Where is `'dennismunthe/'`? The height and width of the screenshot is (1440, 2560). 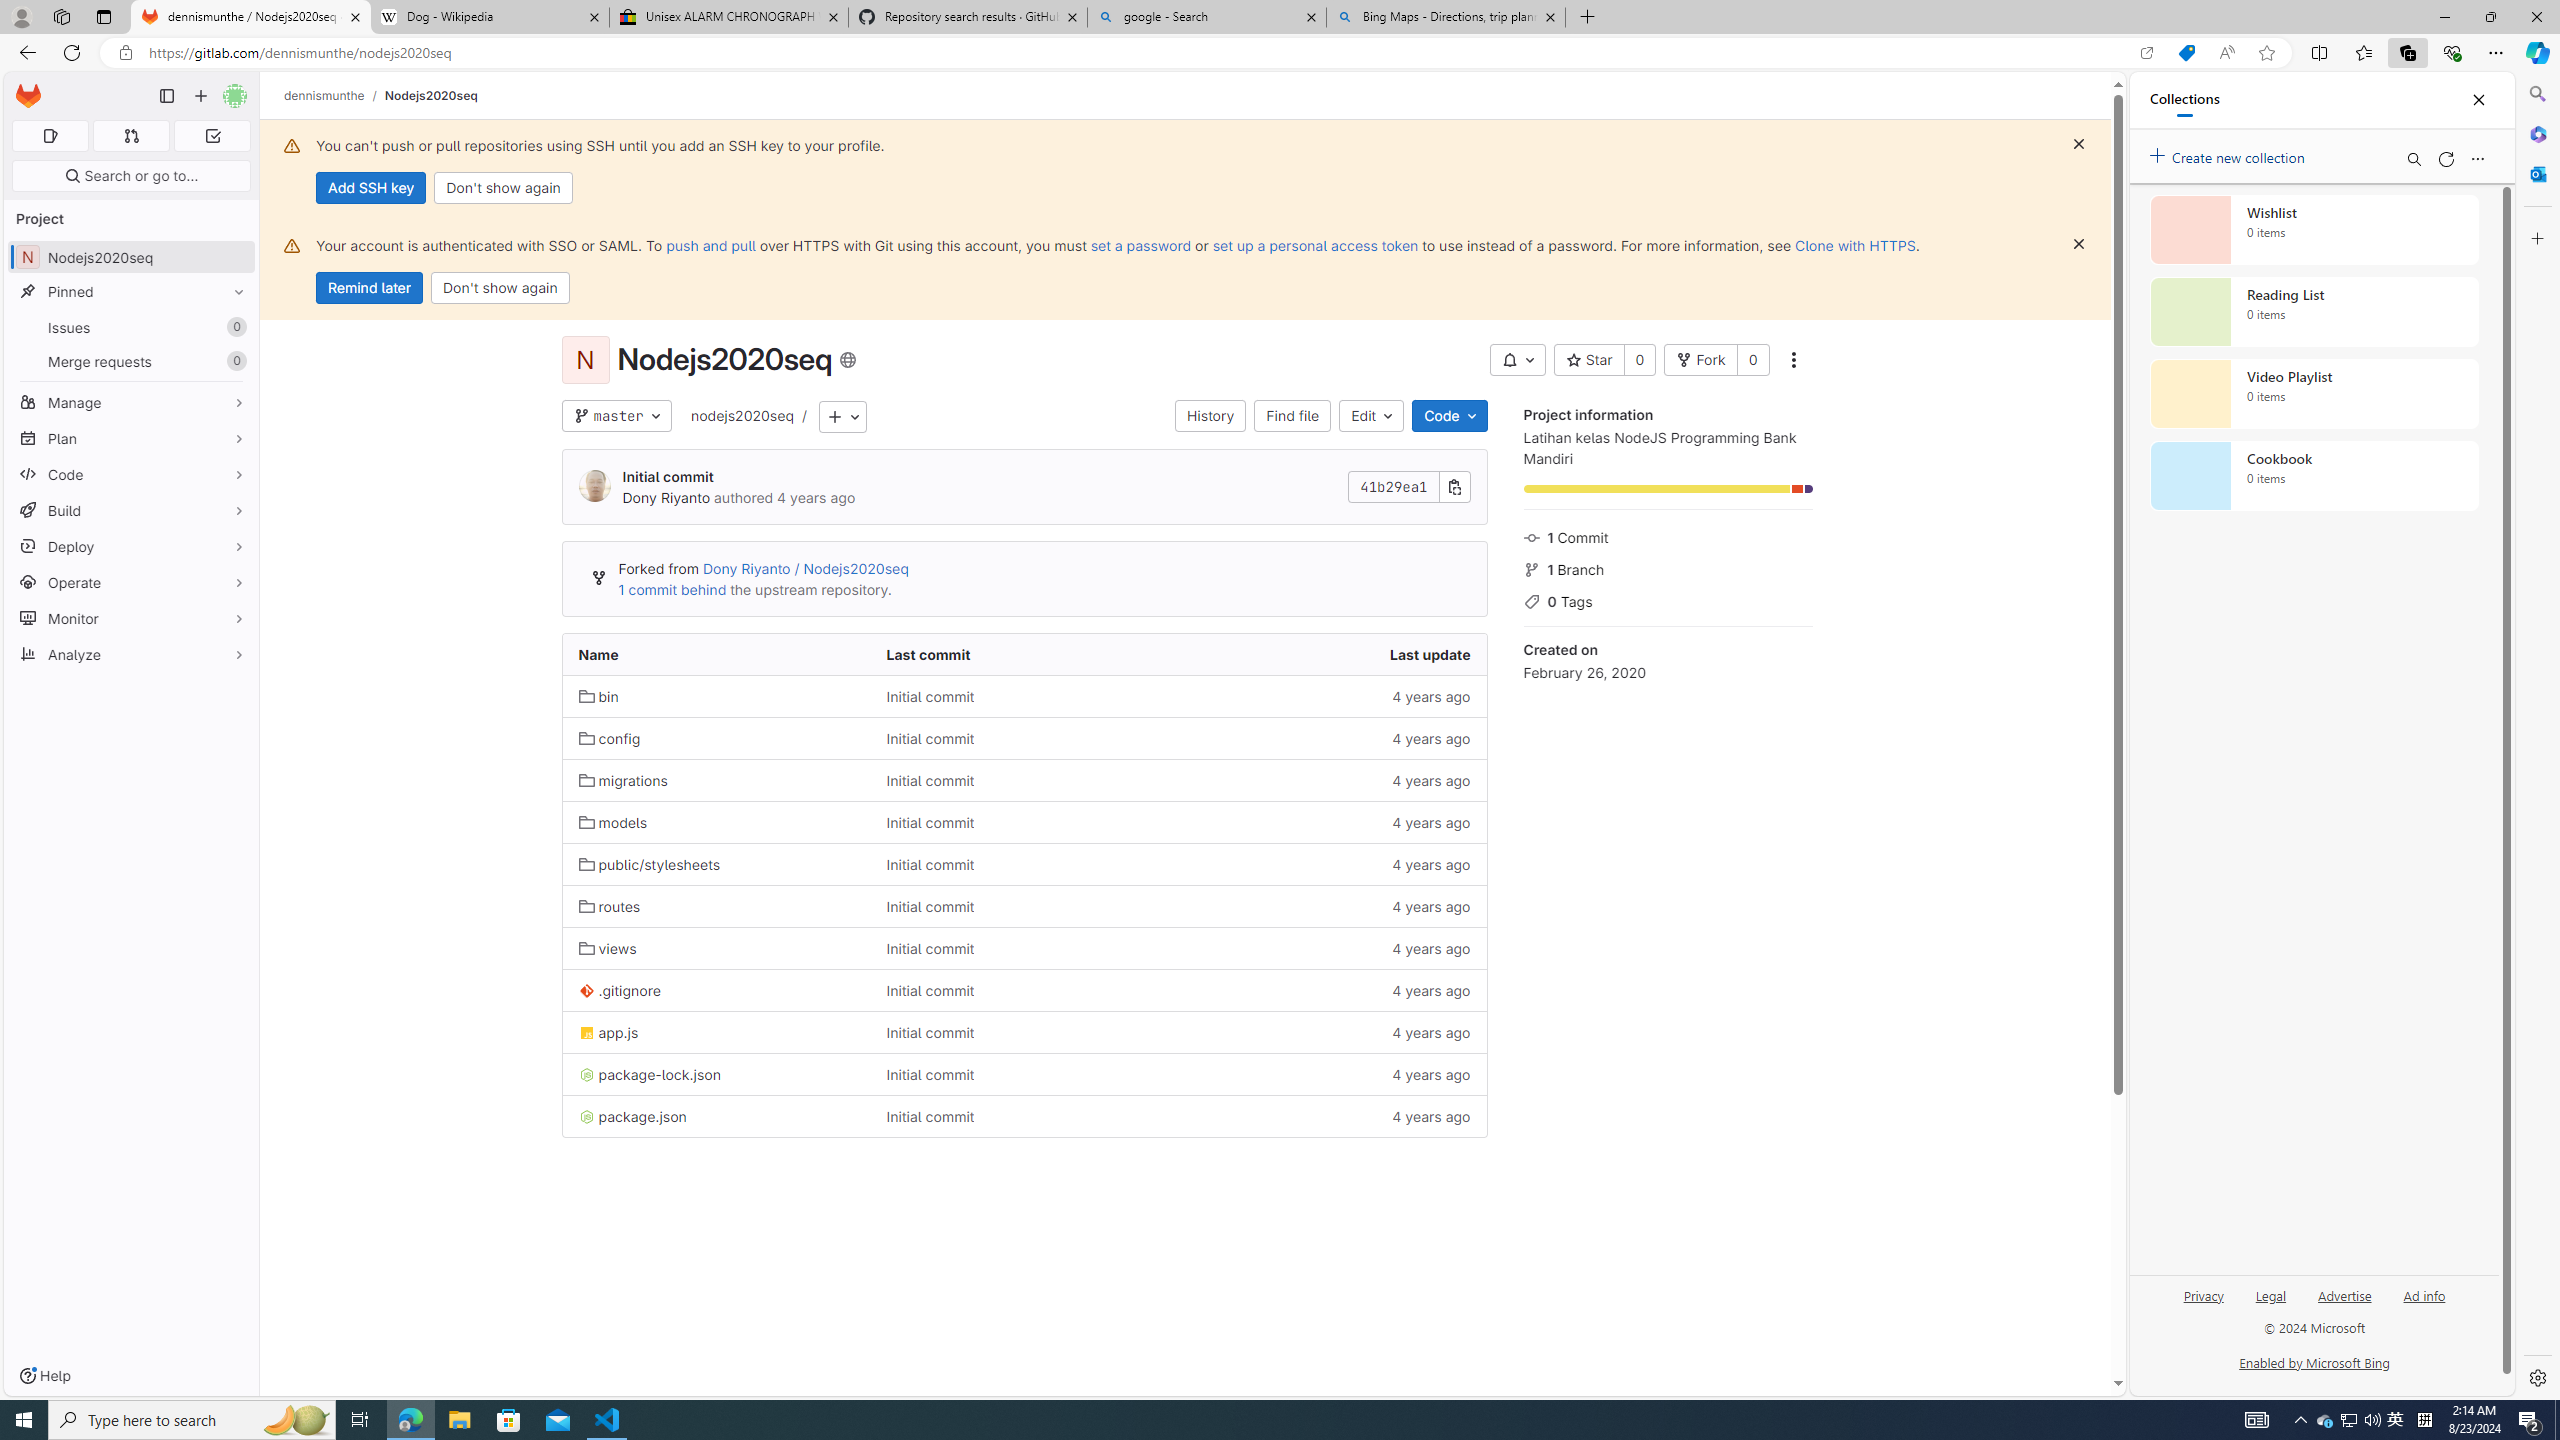
'dennismunthe/' is located at coordinates (334, 95).